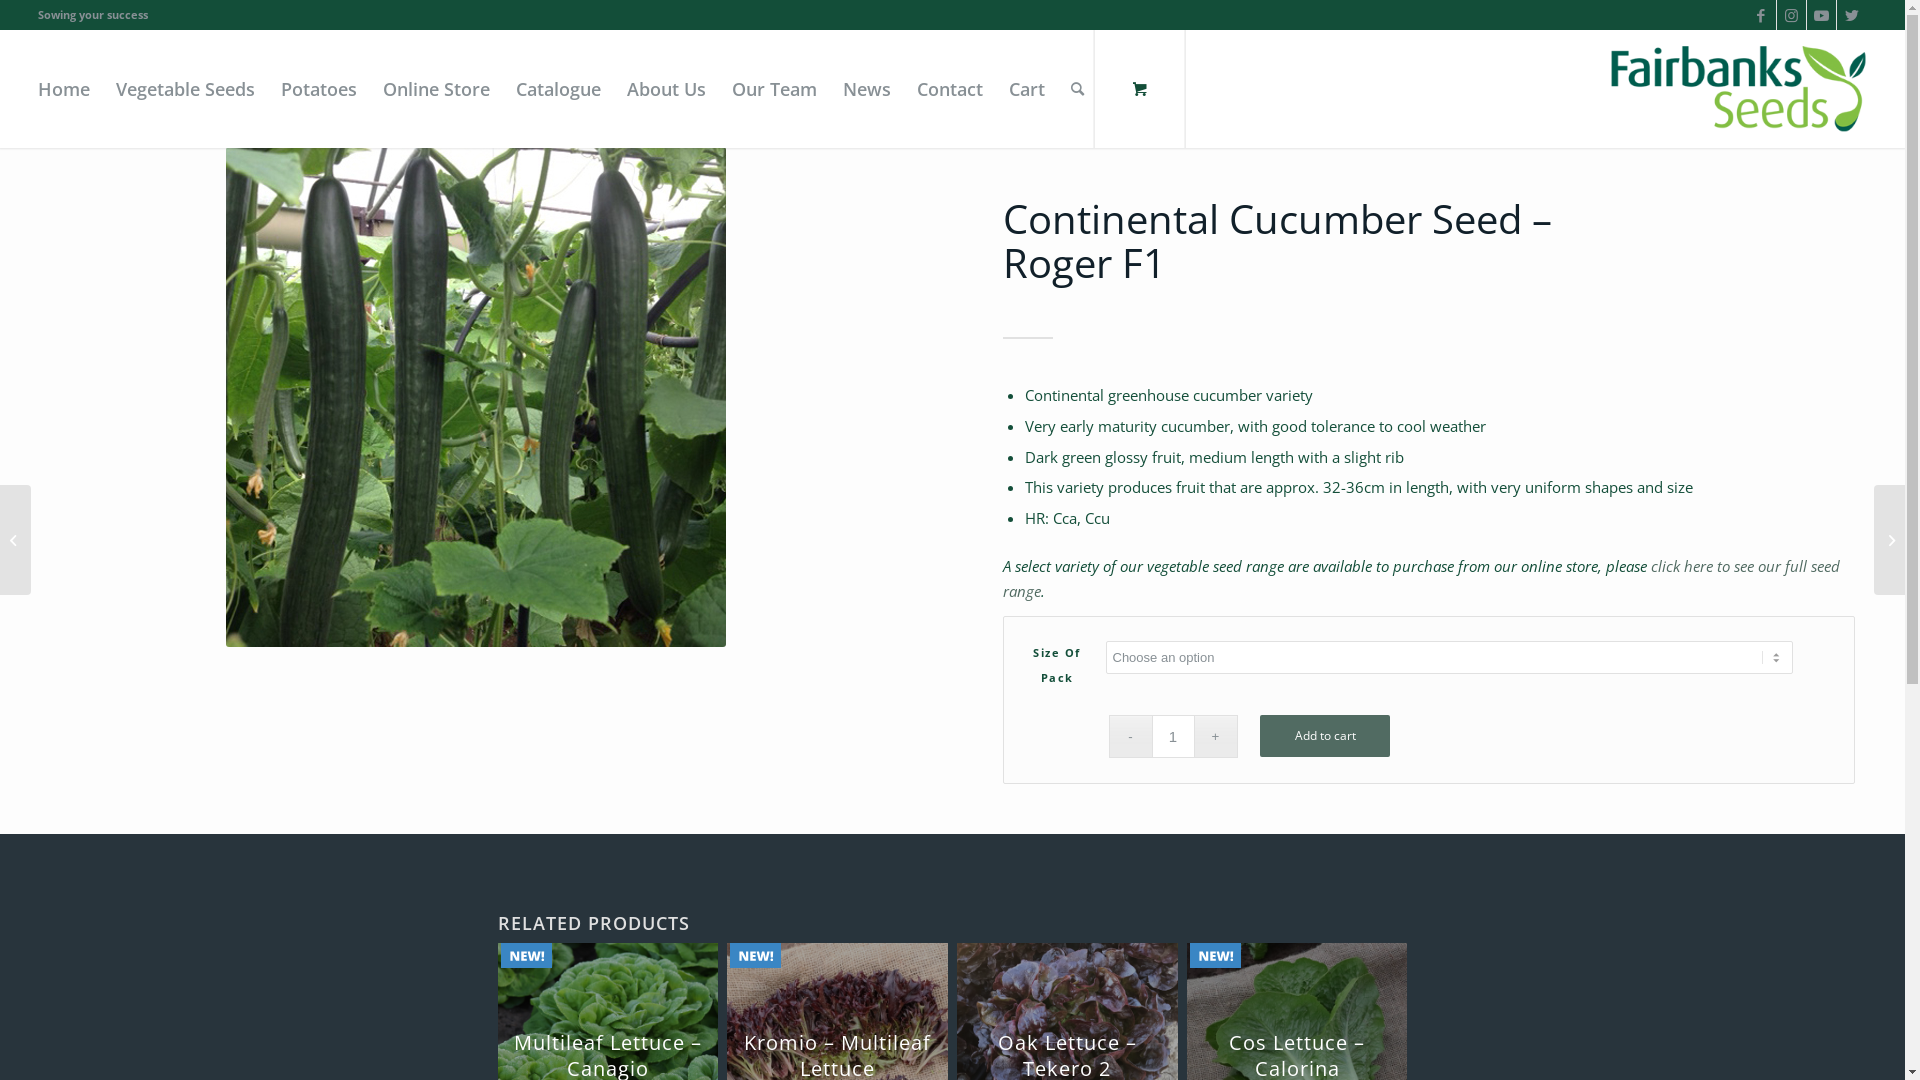 The height and width of the screenshot is (1080, 1920). I want to click on 'Twitter', so click(1837, 15).